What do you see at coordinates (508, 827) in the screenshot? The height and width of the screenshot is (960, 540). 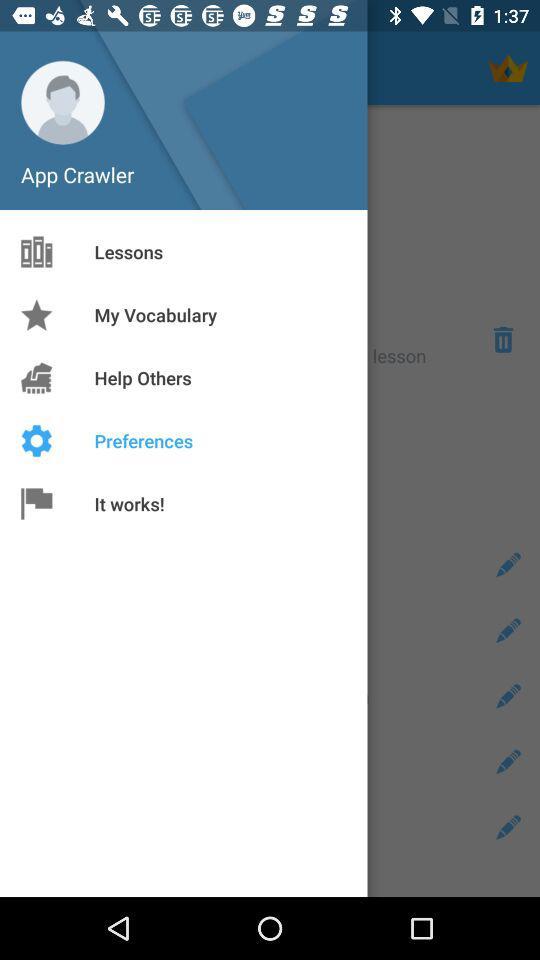 I see `the edit icon` at bounding box center [508, 827].